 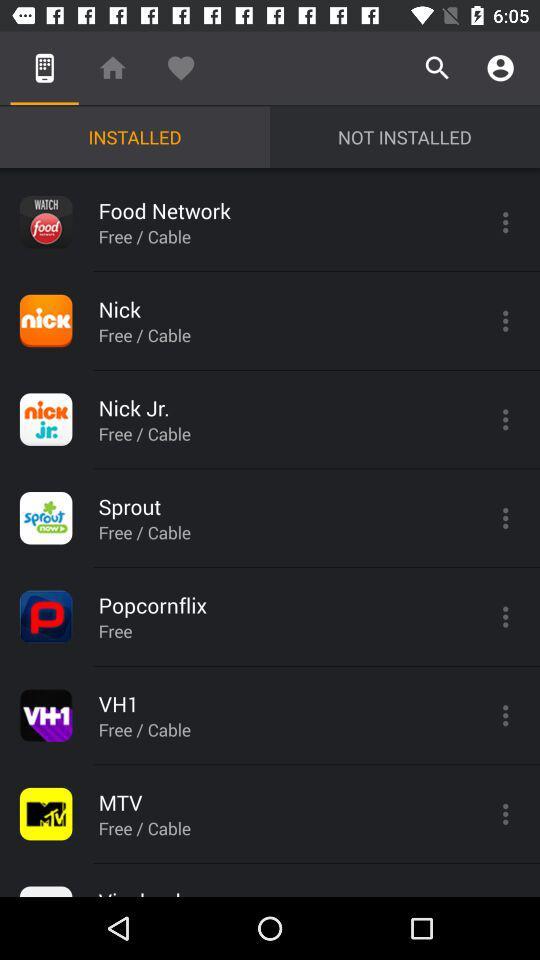 What do you see at coordinates (46, 517) in the screenshot?
I see `sprout icon` at bounding box center [46, 517].